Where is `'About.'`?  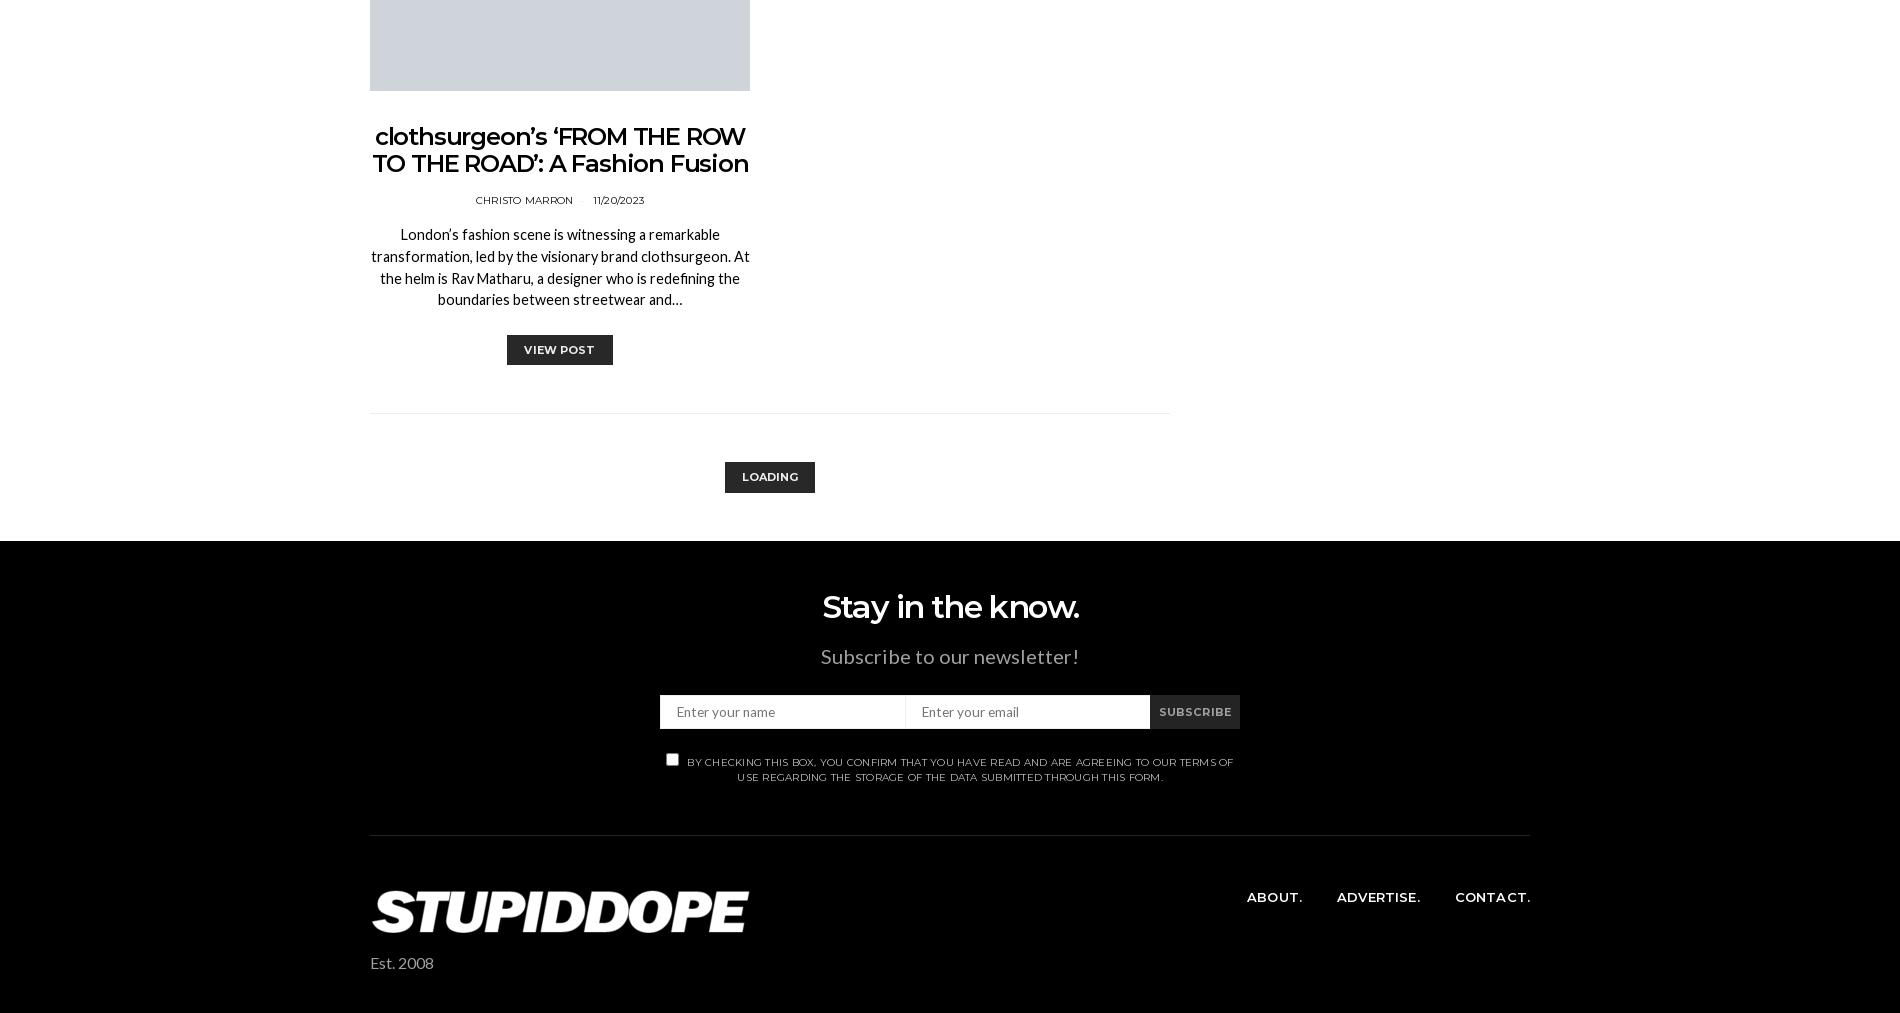
'About.' is located at coordinates (1273, 894).